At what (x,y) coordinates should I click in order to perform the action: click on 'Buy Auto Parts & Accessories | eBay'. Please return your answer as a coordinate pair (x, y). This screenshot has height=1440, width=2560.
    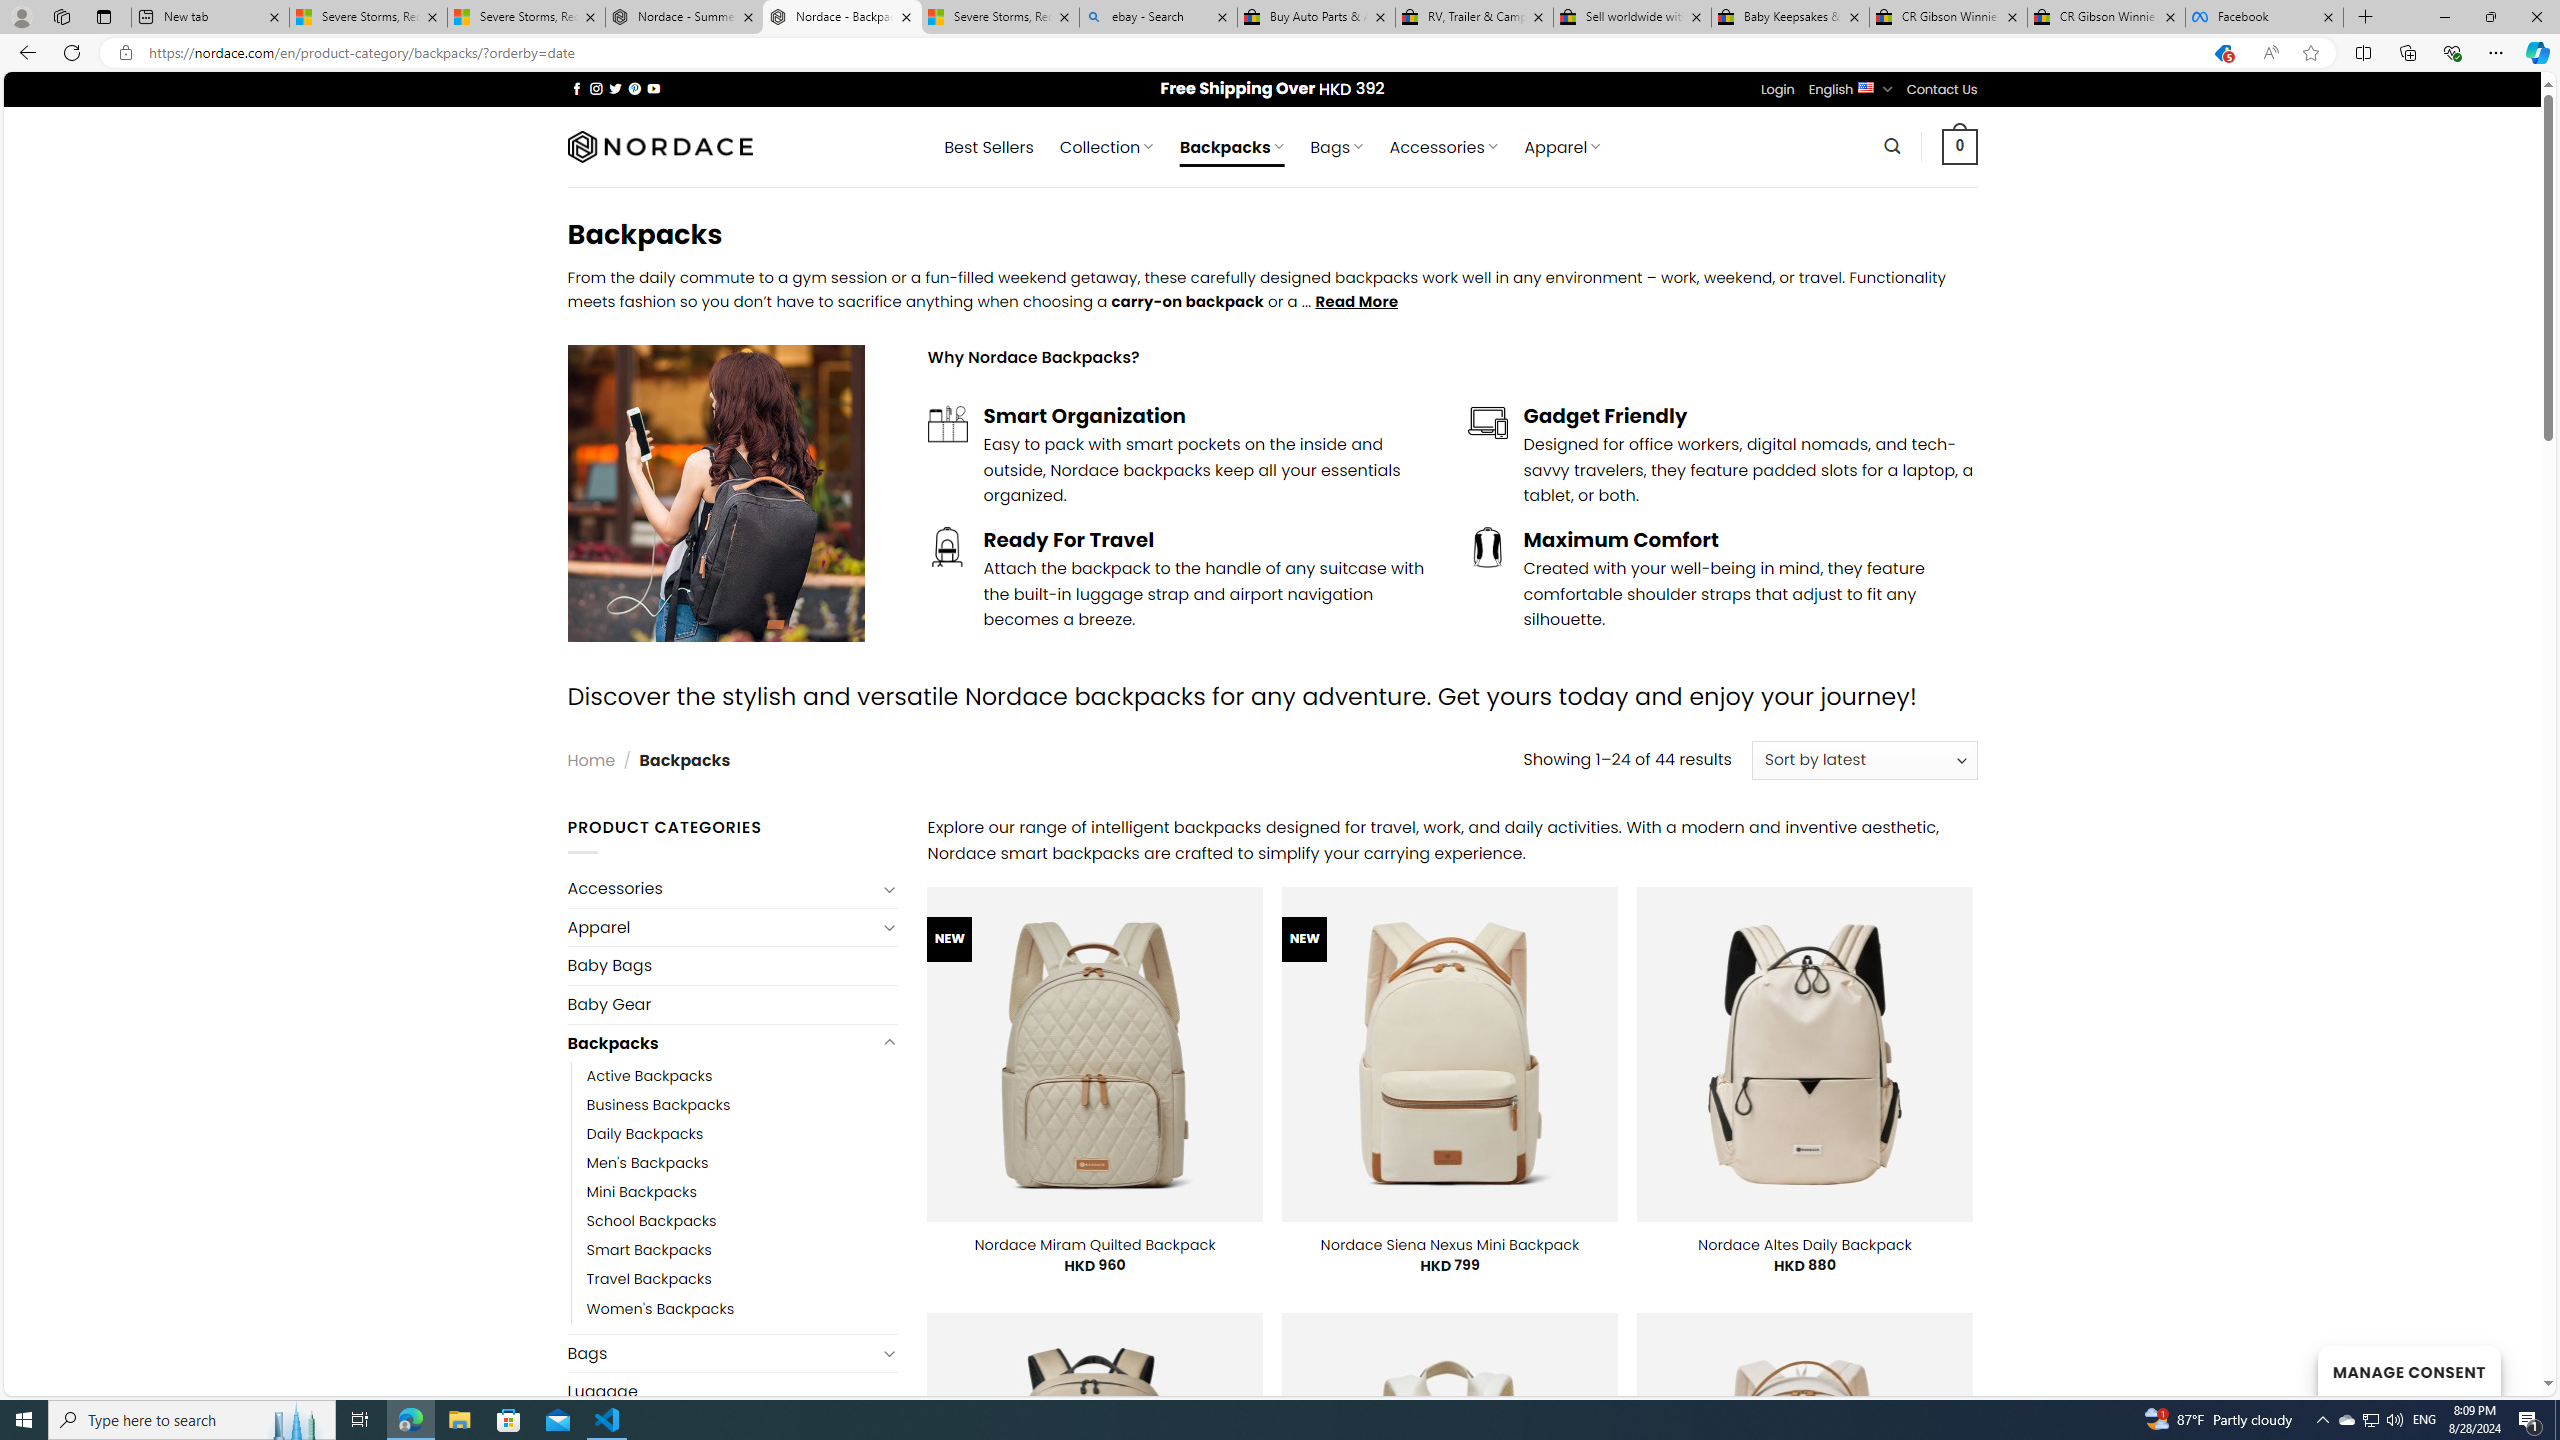
    Looking at the image, I should click on (1314, 16).